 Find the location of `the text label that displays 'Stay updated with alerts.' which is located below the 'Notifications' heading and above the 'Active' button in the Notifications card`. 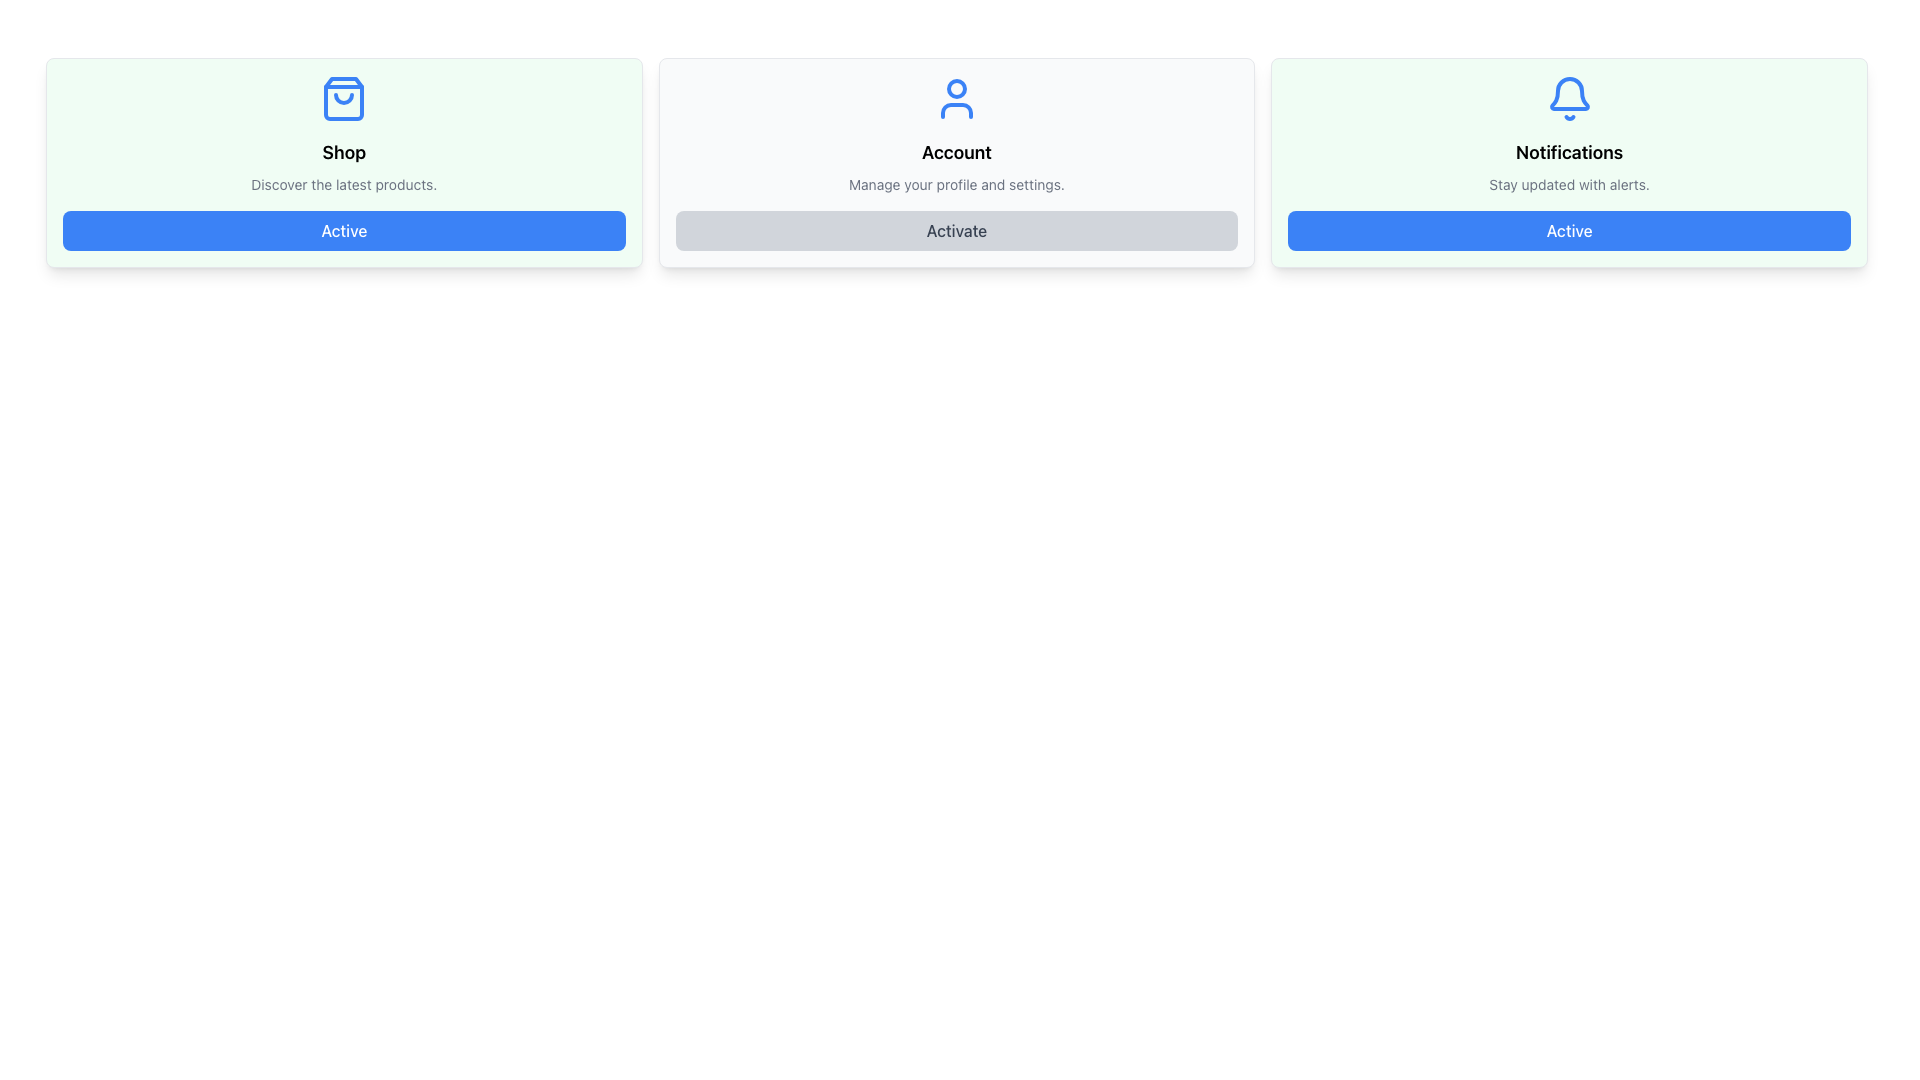

the text label that displays 'Stay updated with alerts.' which is located below the 'Notifications' heading and above the 'Active' button in the Notifications card is located at coordinates (1568, 185).